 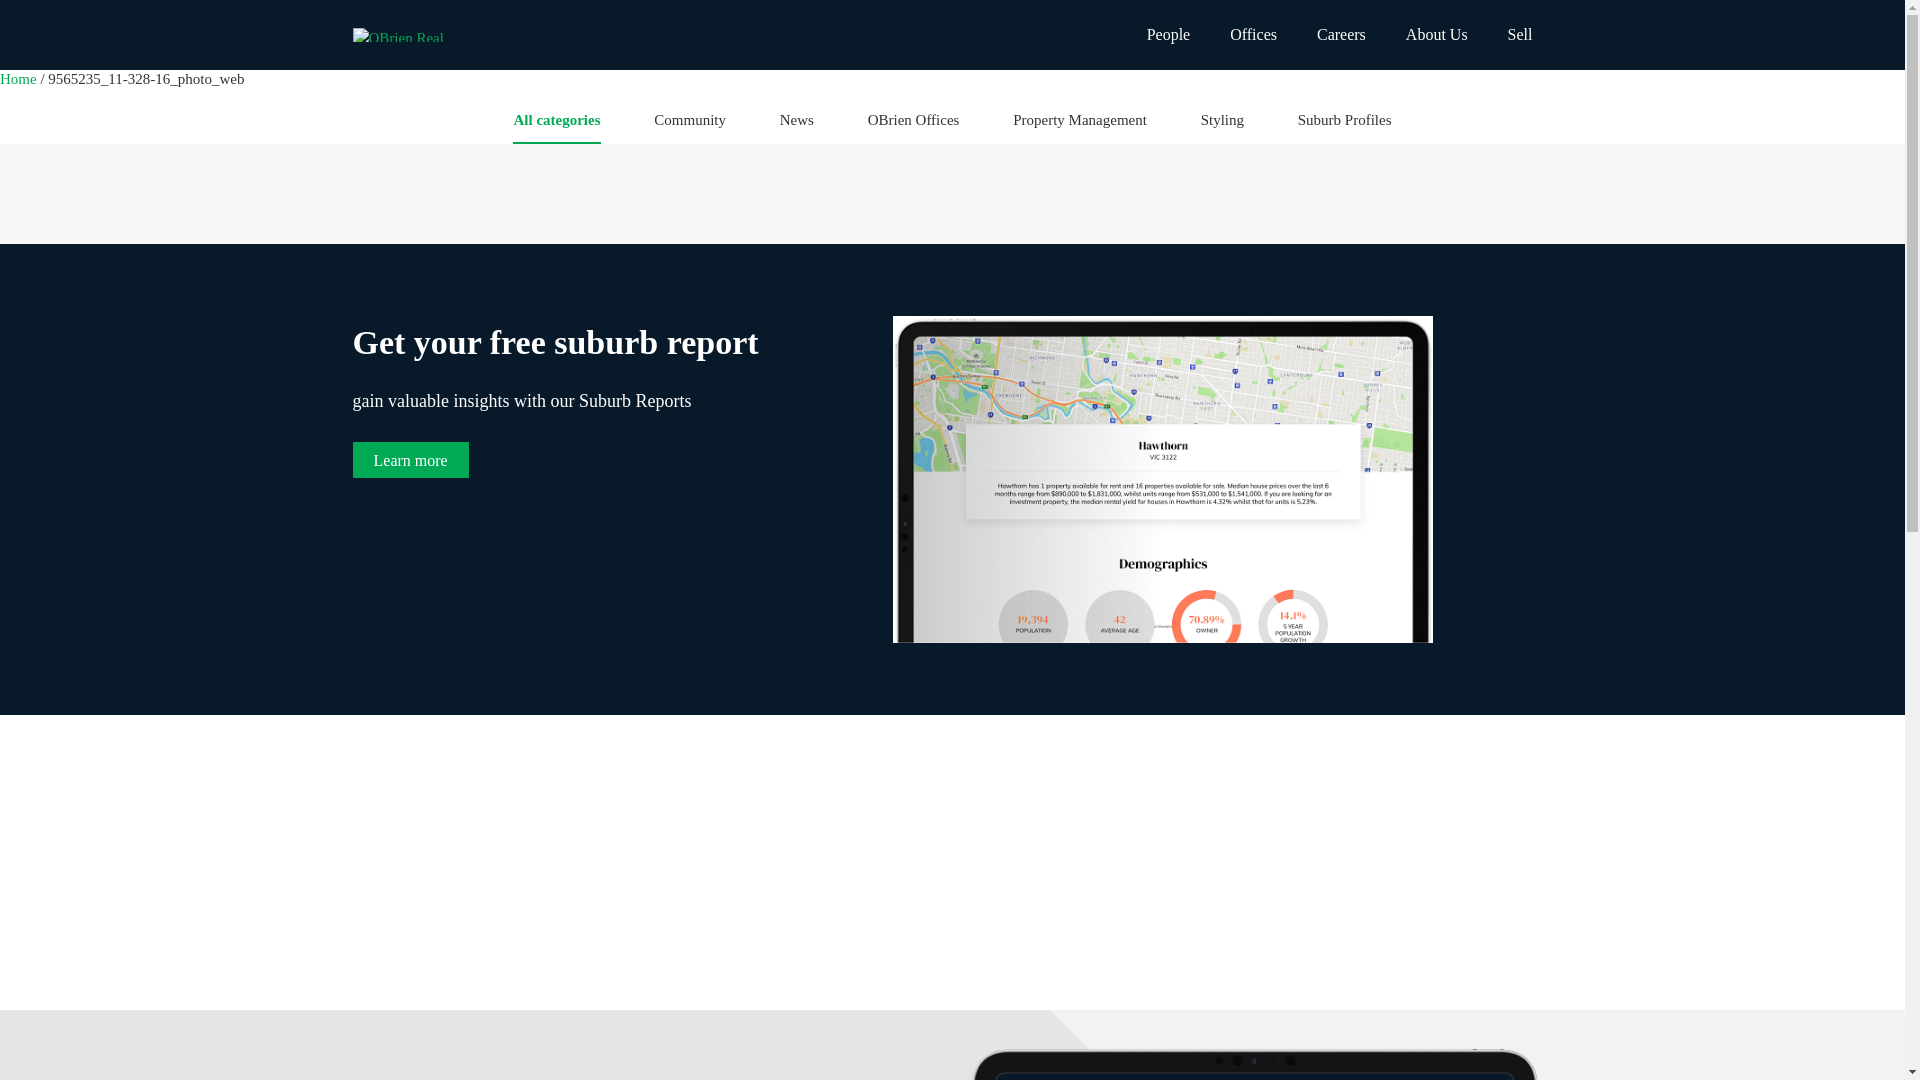 What do you see at coordinates (795, 126) in the screenshot?
I see `'News'` at bounding box center [795, 126].